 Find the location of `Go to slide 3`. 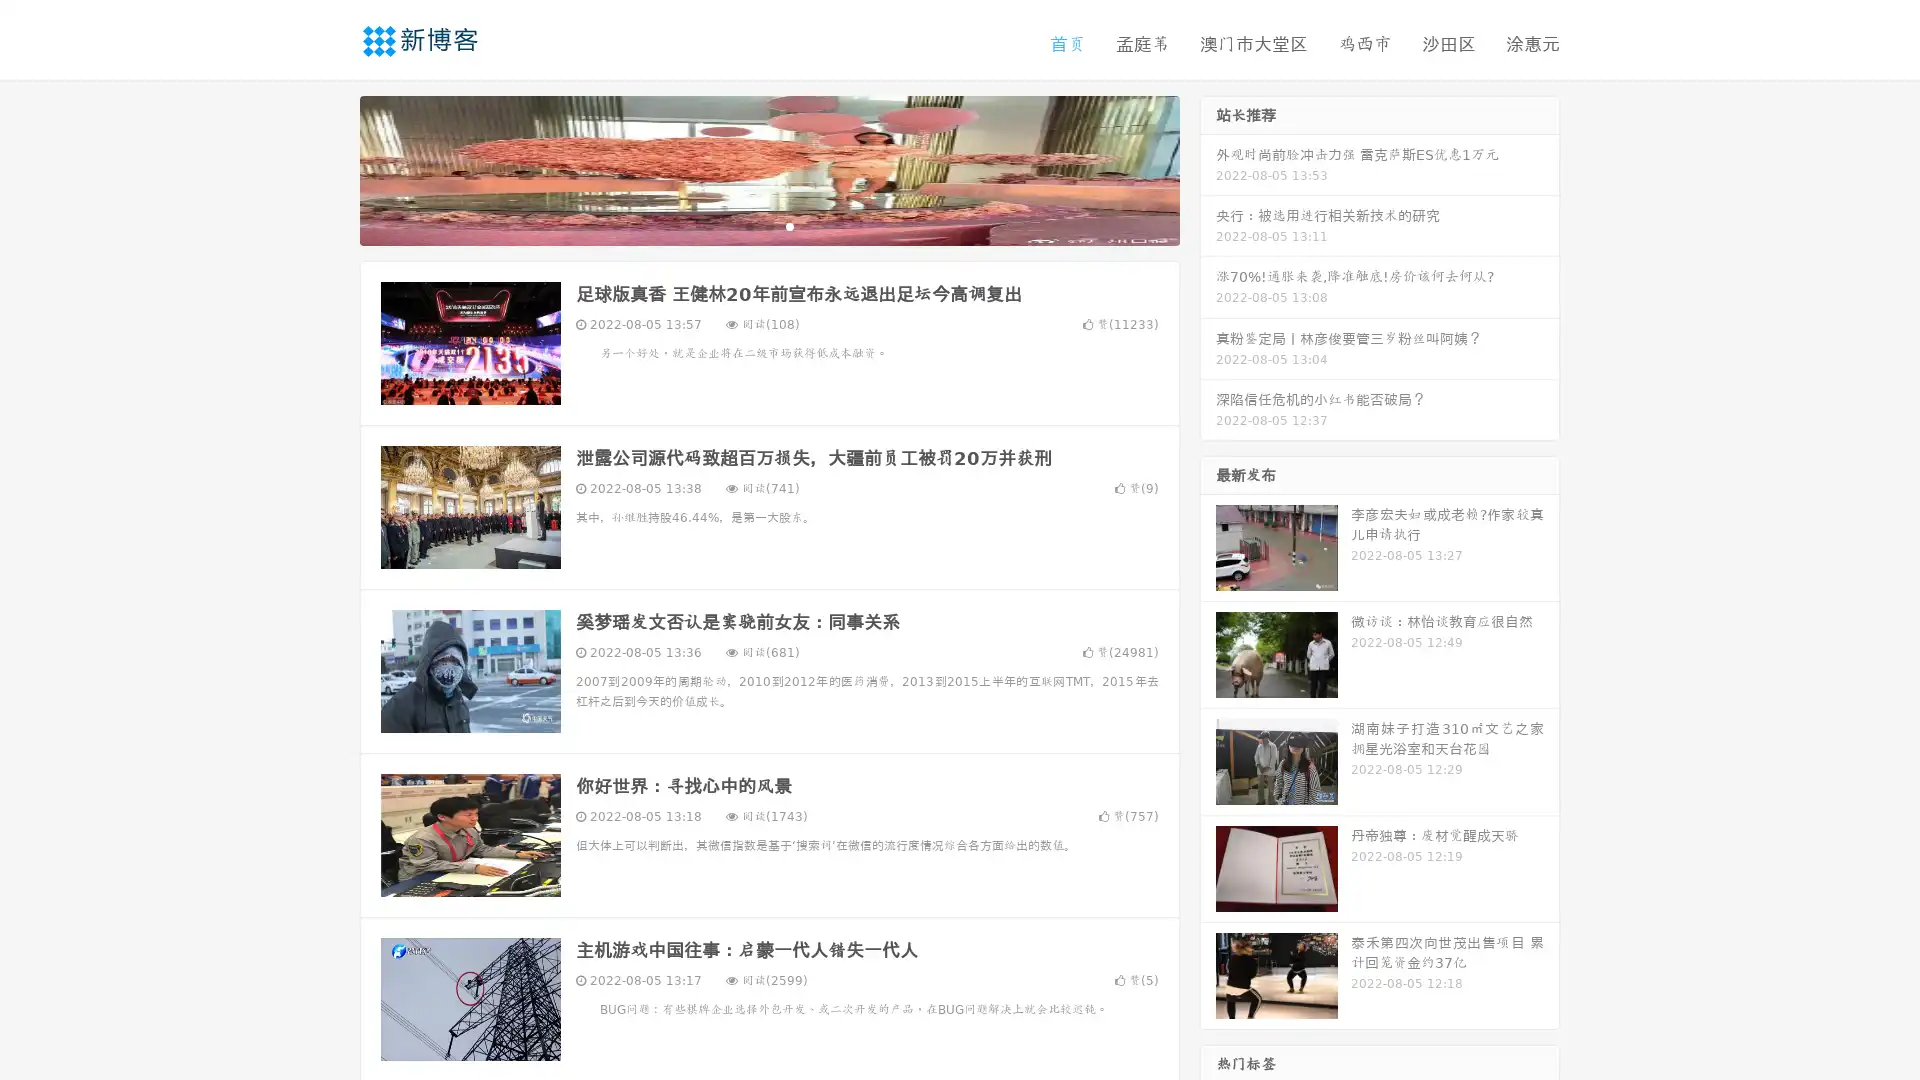

Go to slide 3 is located at coordinates (789, 225).